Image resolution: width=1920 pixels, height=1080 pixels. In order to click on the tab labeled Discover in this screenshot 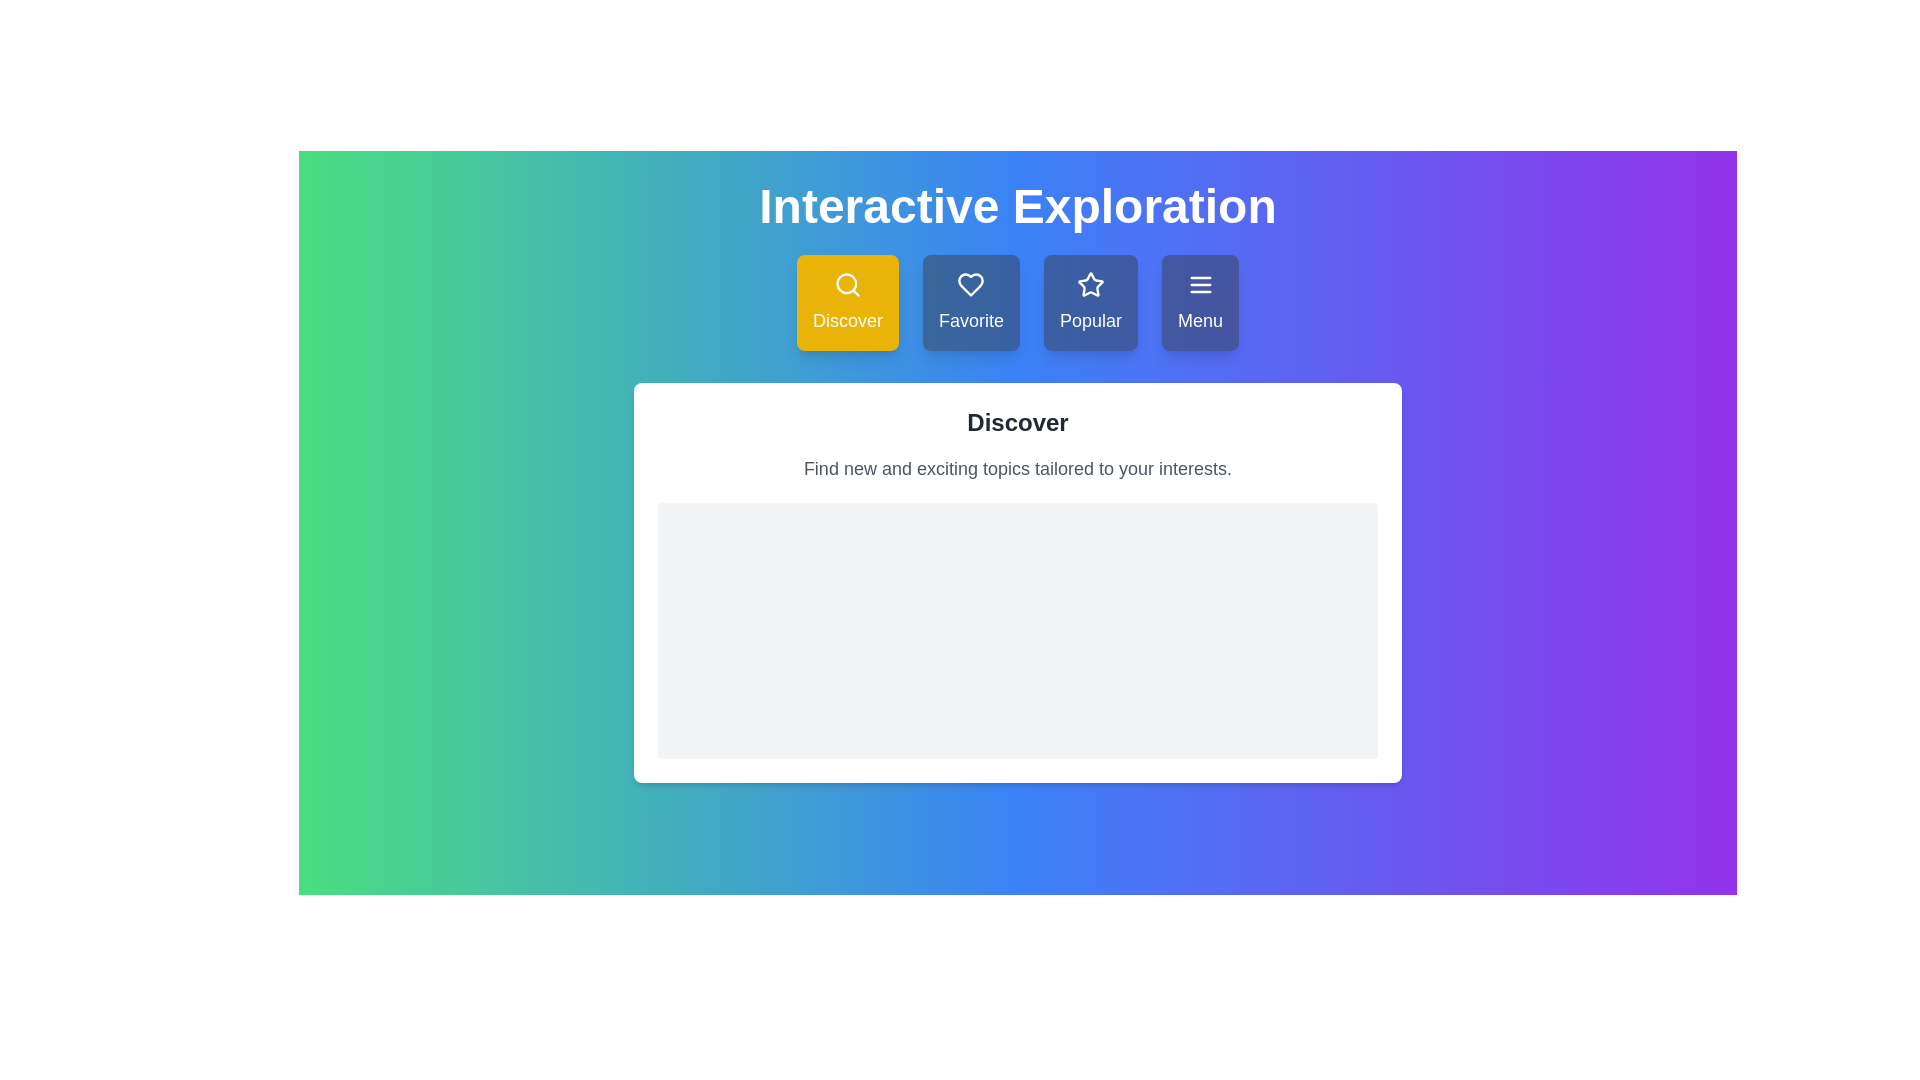, I will do `click(847, 303)`.